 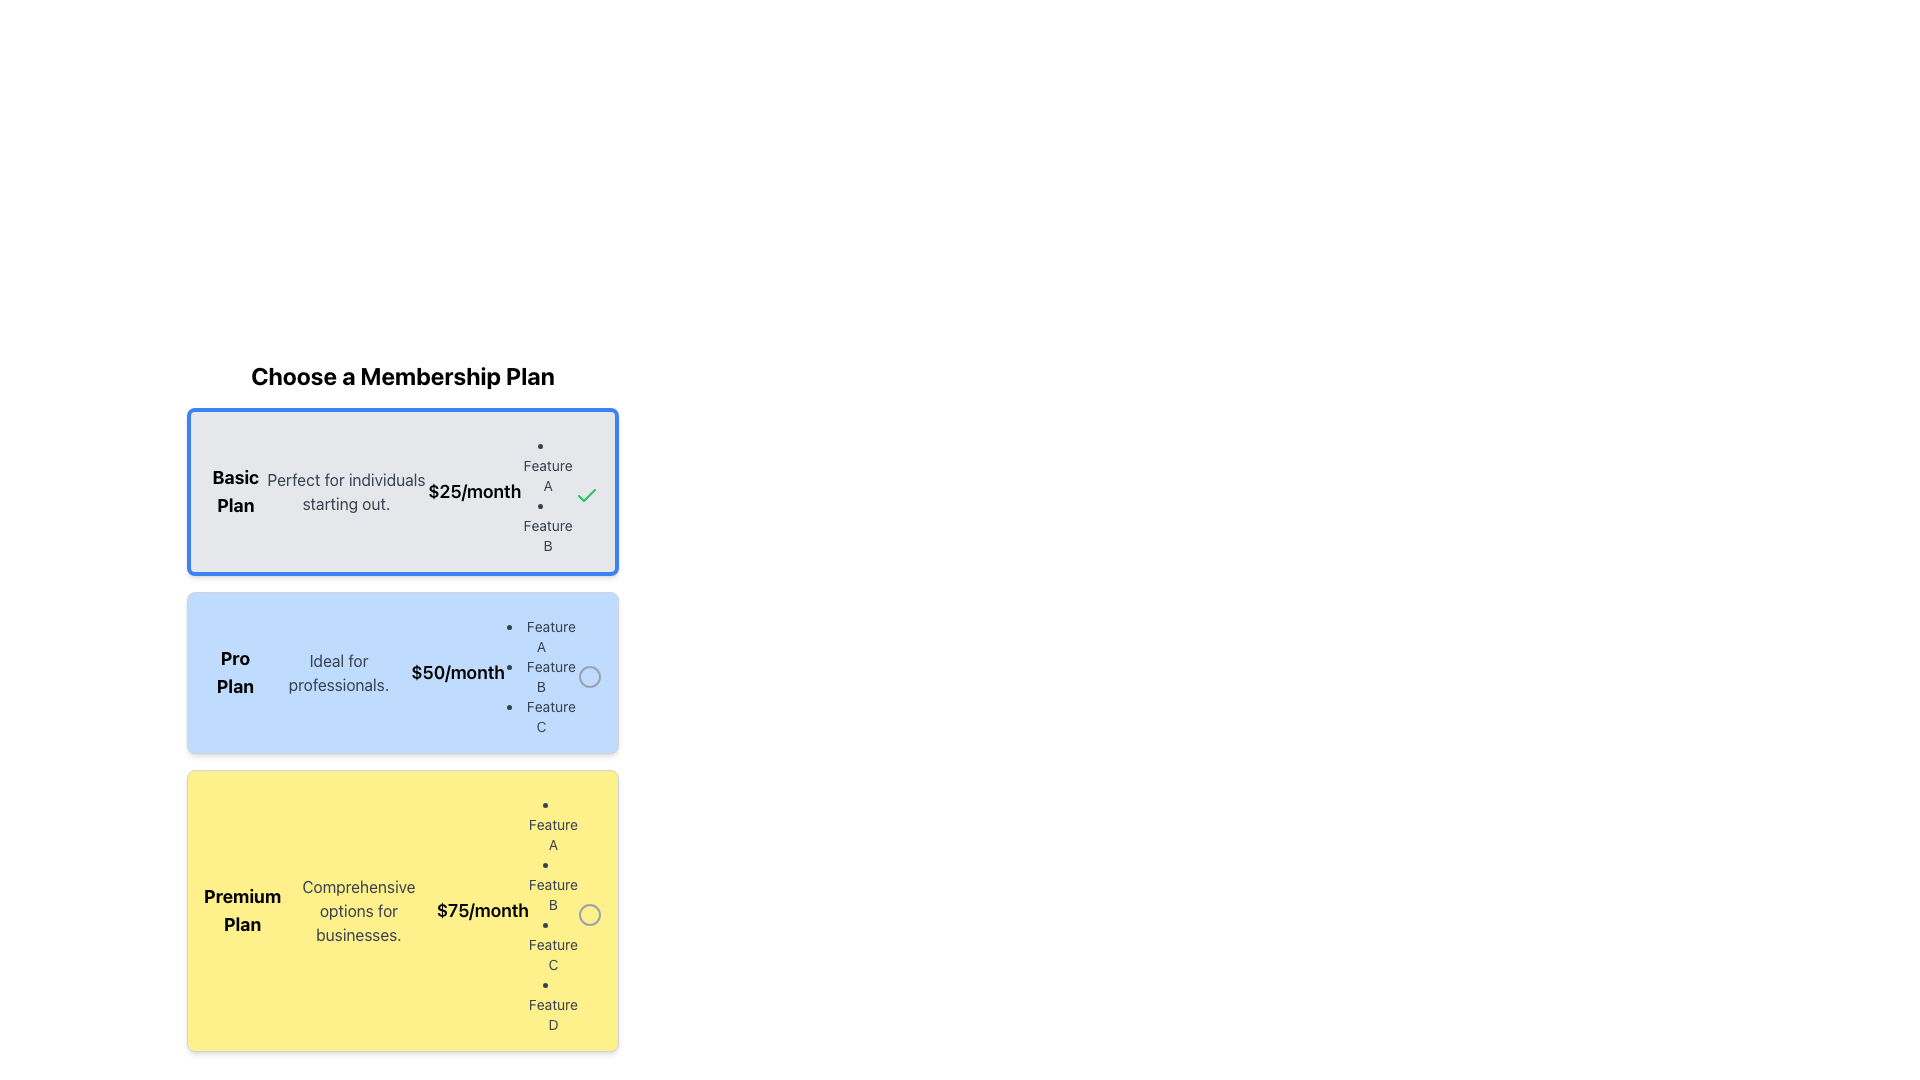 I want to click on features listed in the bulleted list located in the 'Pro Plan' section, which is the middle card of the membership plan cards, positioned below the '$50/month' text, so click(x=541, y=676).